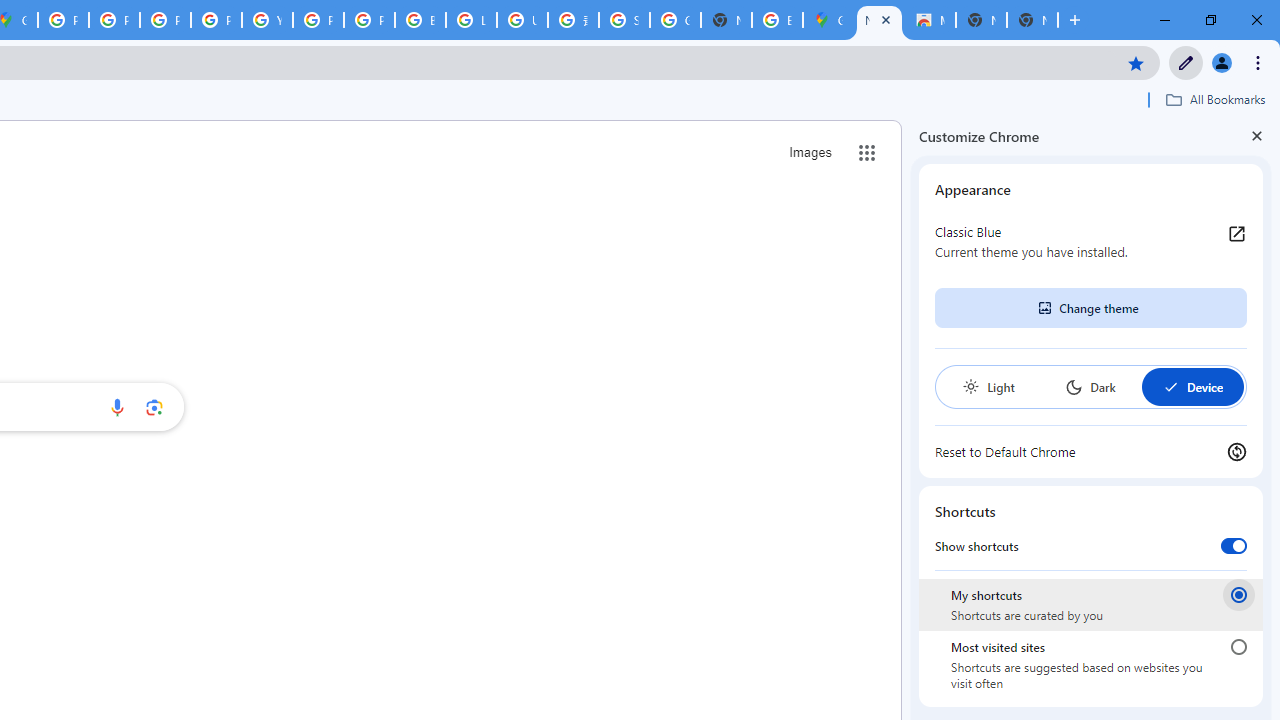  Describe the element at coordinates (988, 387) in the screenshot. I see `'Light'` at that location.